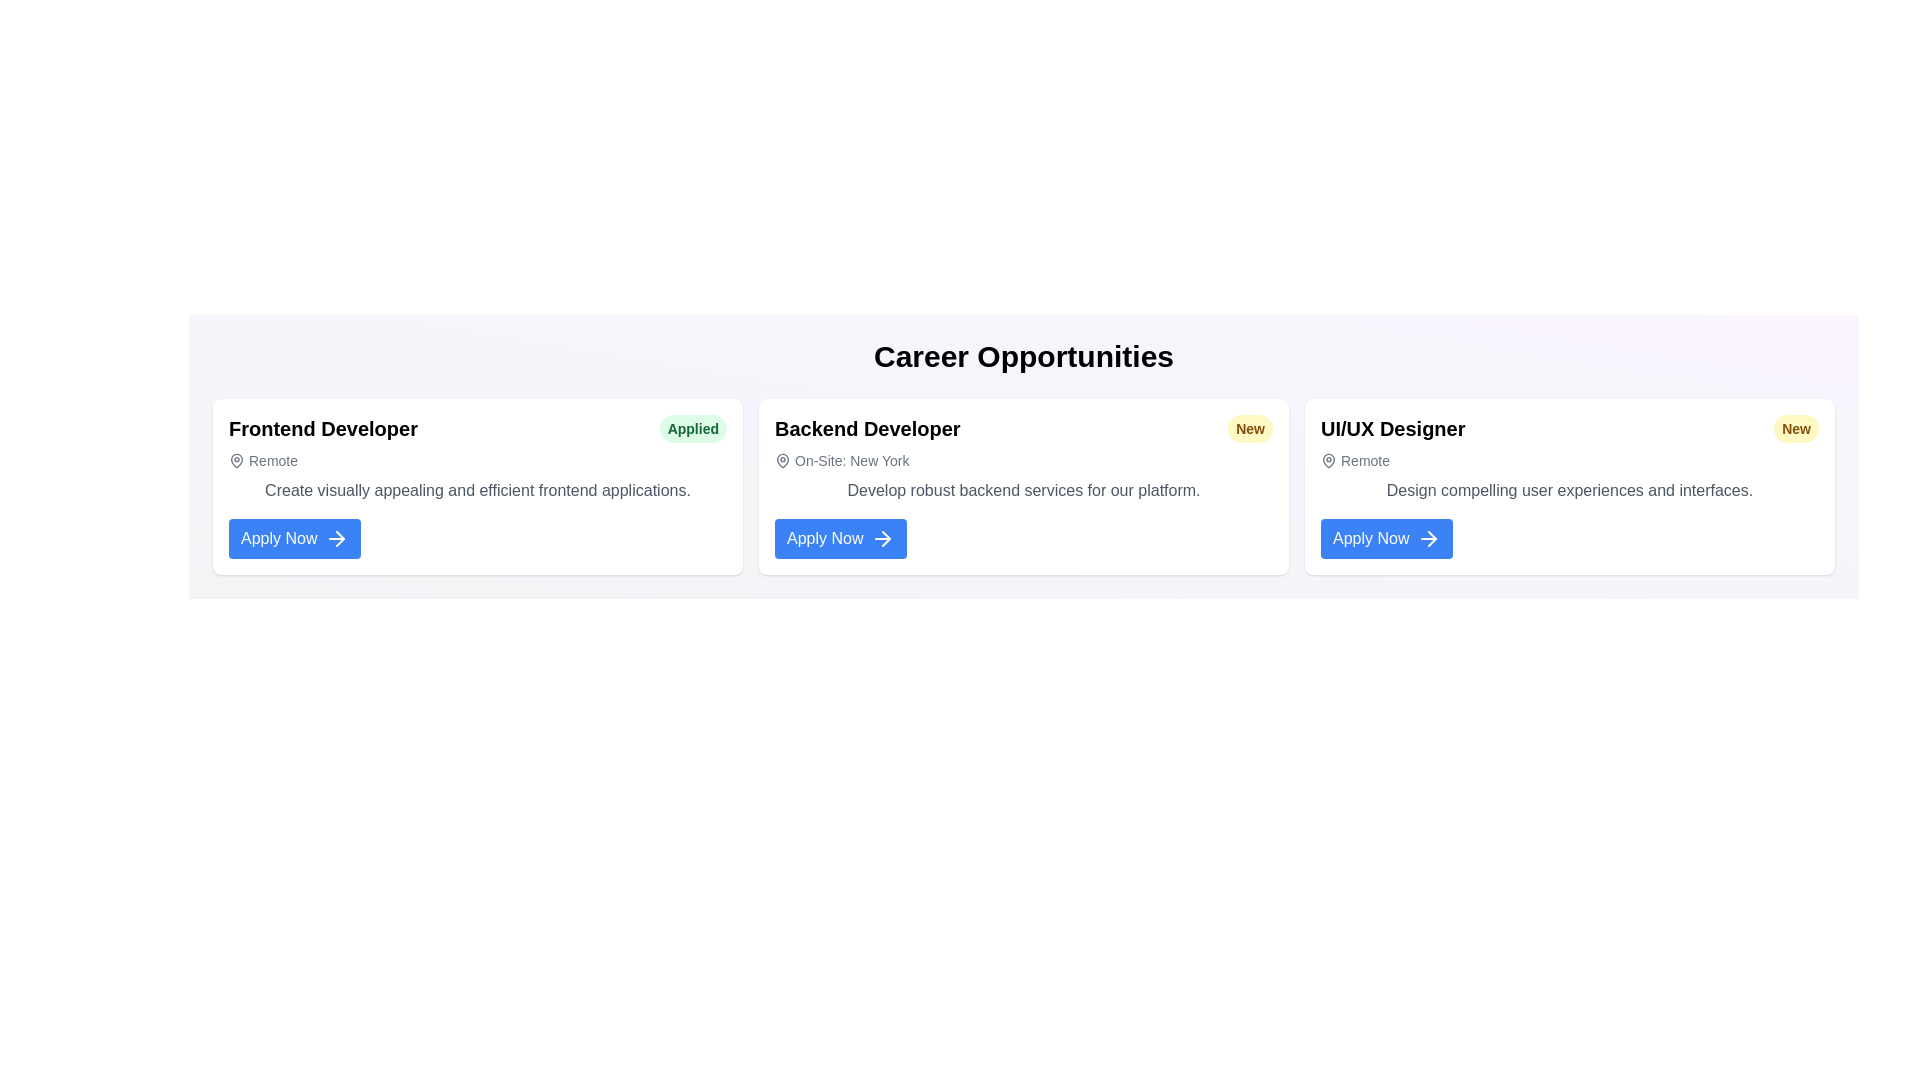 The height and width of the screenshot is (1080, 1920). Describe the element at coordinates (841, 538) in the screenshot. I see `the call-to-action button for the 'Backend Developer' role to observe the hover effect` at that location.